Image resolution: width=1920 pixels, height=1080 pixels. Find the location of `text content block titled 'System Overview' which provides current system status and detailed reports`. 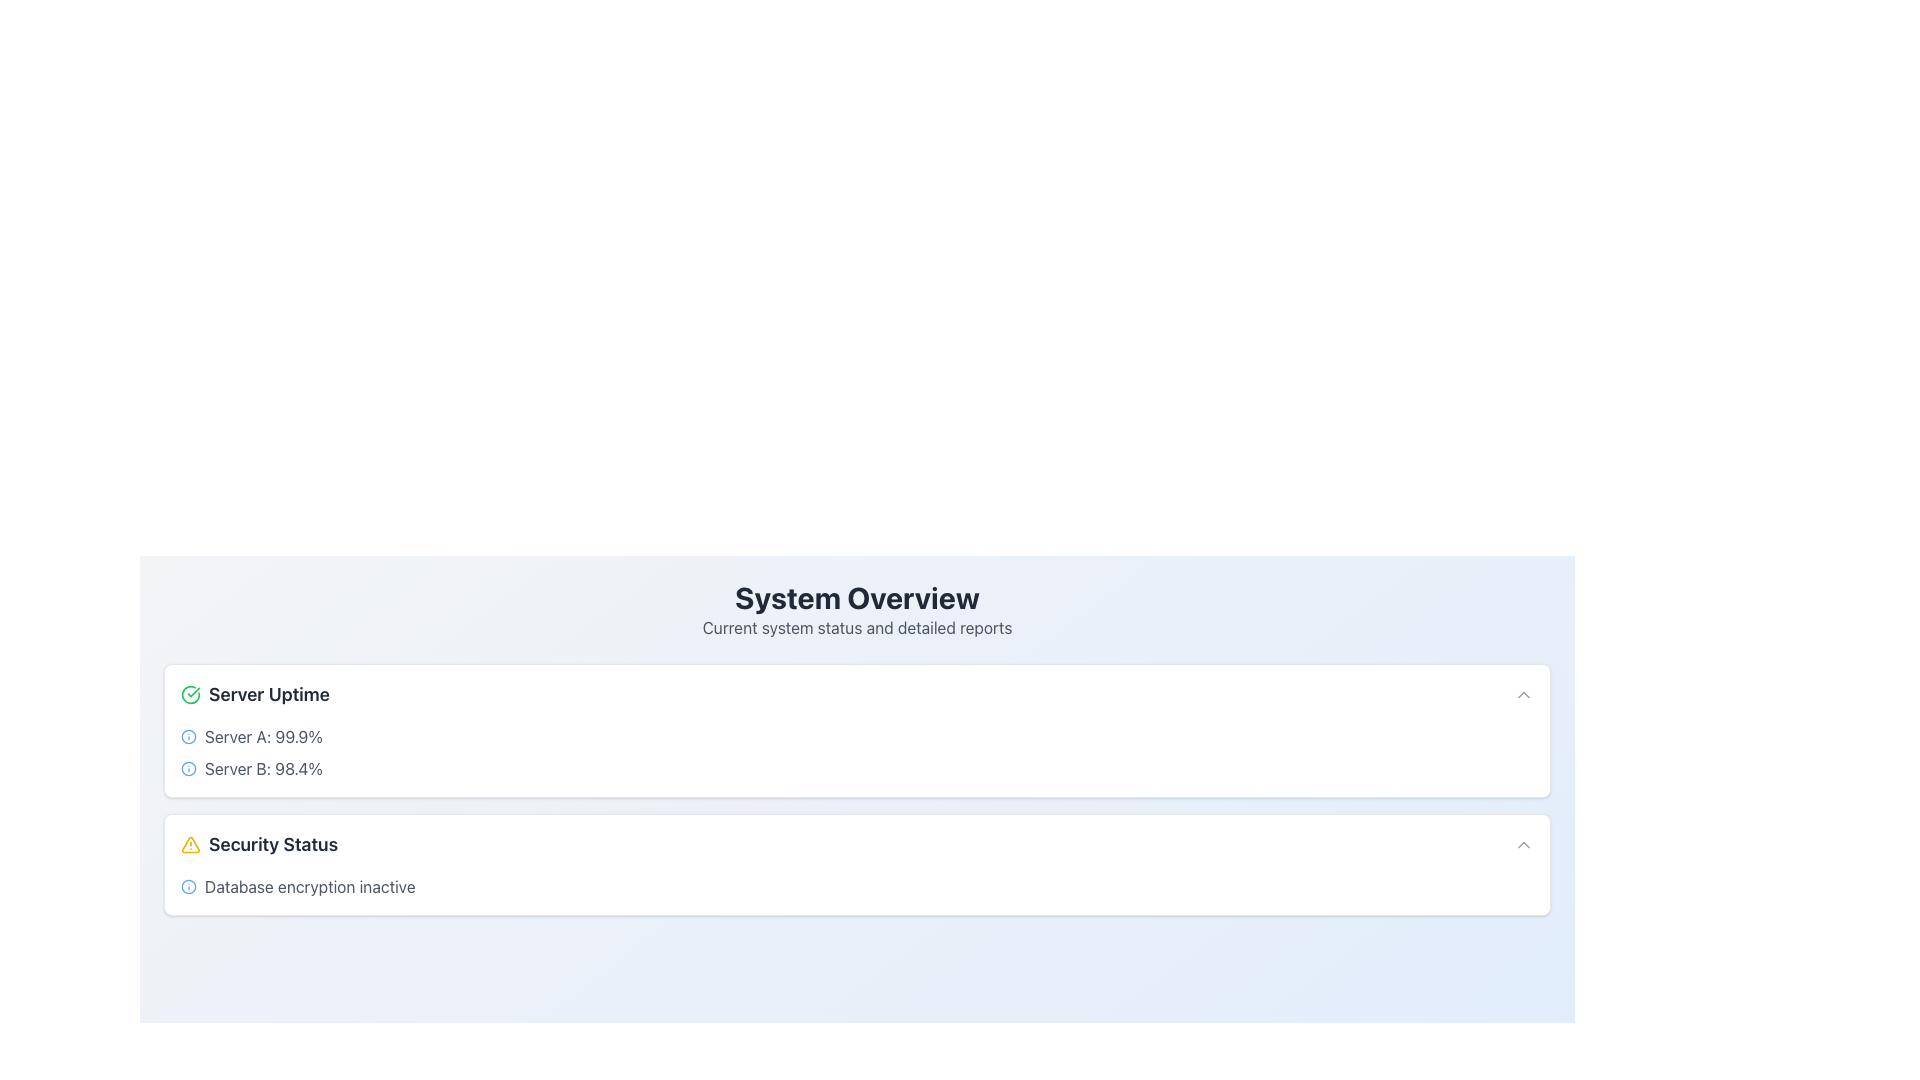

text content block titled 'System Overview' which provides current system status and detailed reports is located at coordinates (857, 608).